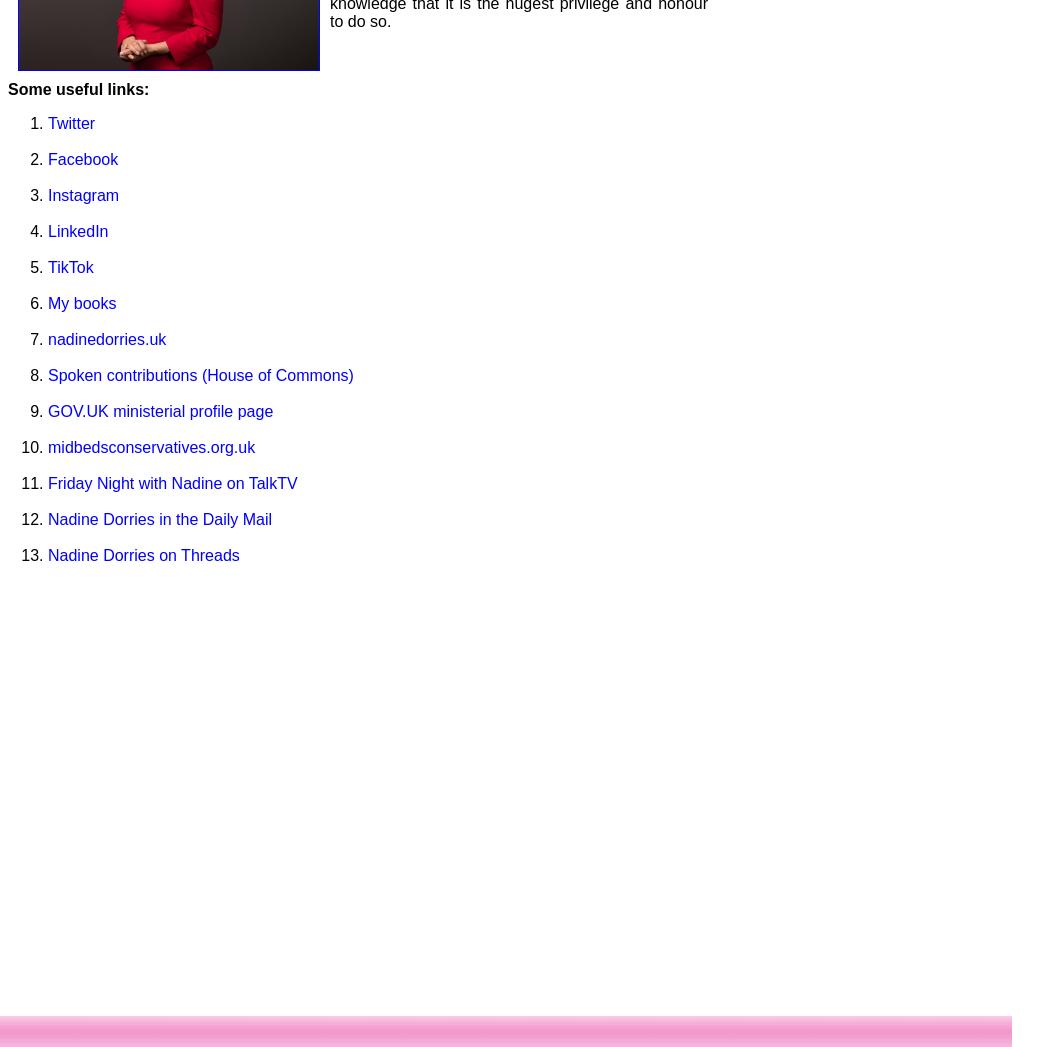 The width and height of the screenshot is (1055, 1047). What do you see at coordinates (48, 374) in the screenshot?
I see `'Spoken contributions (House of Commons)'` at bounding box center [48, 374].